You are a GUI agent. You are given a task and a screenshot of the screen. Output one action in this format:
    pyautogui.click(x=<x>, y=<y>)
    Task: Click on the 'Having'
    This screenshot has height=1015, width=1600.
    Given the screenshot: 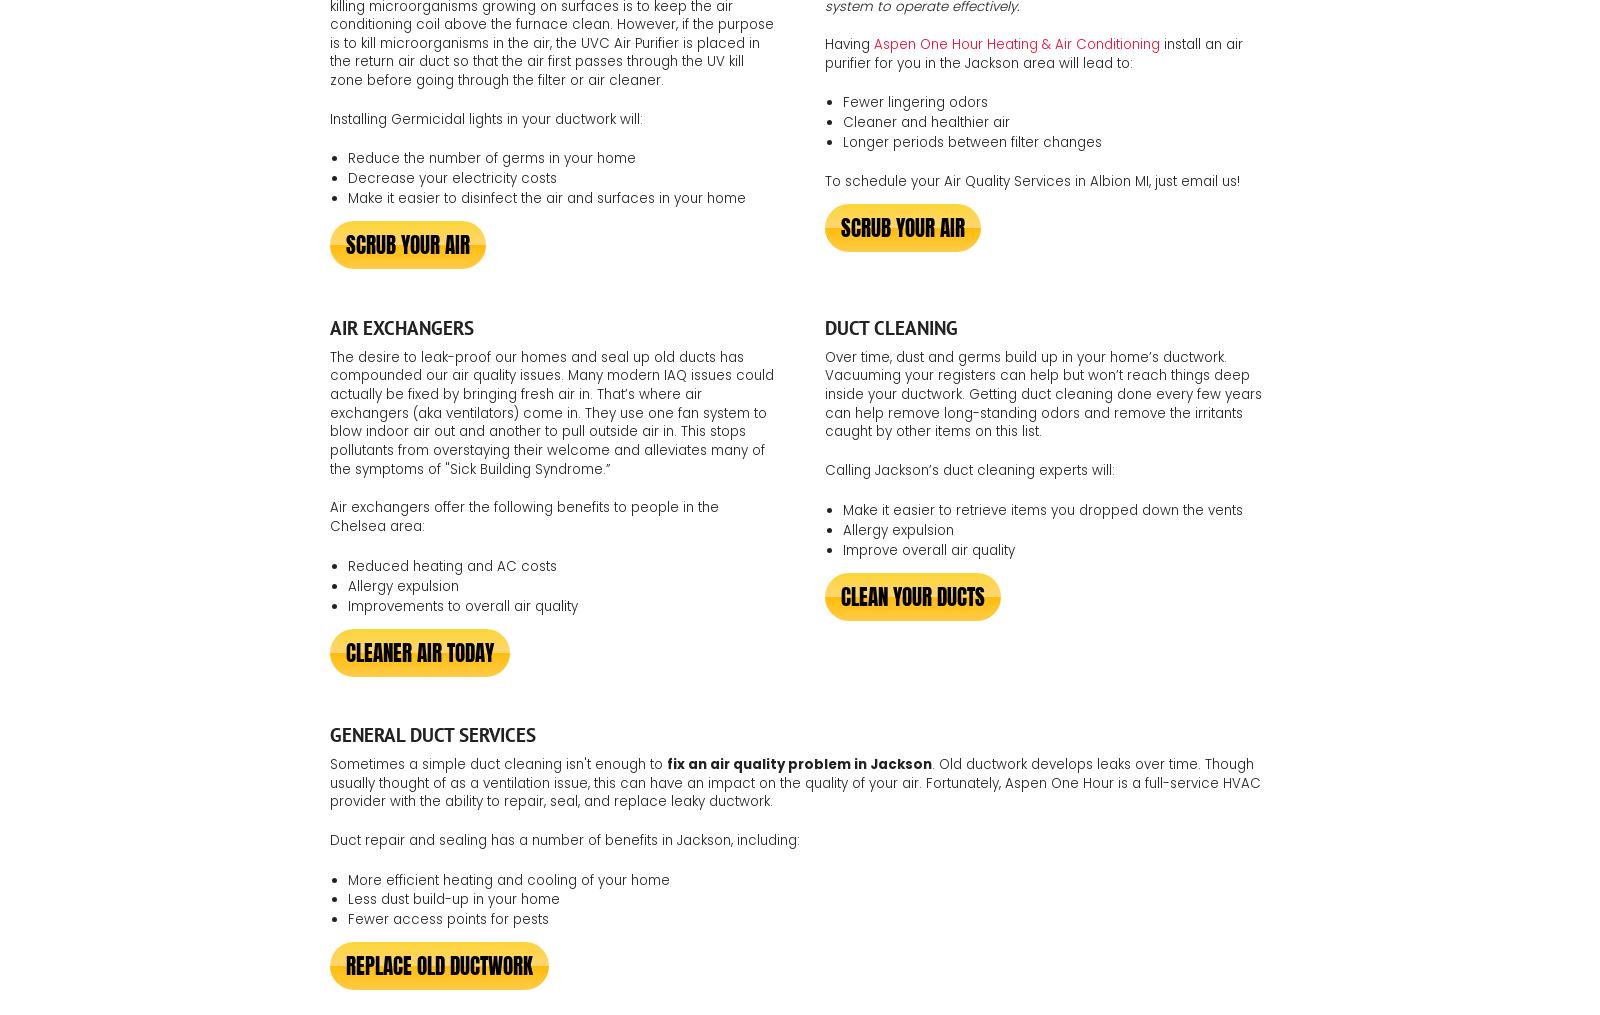 What is the action you would take?
    pyautogui.click(x=848, y=43)
    